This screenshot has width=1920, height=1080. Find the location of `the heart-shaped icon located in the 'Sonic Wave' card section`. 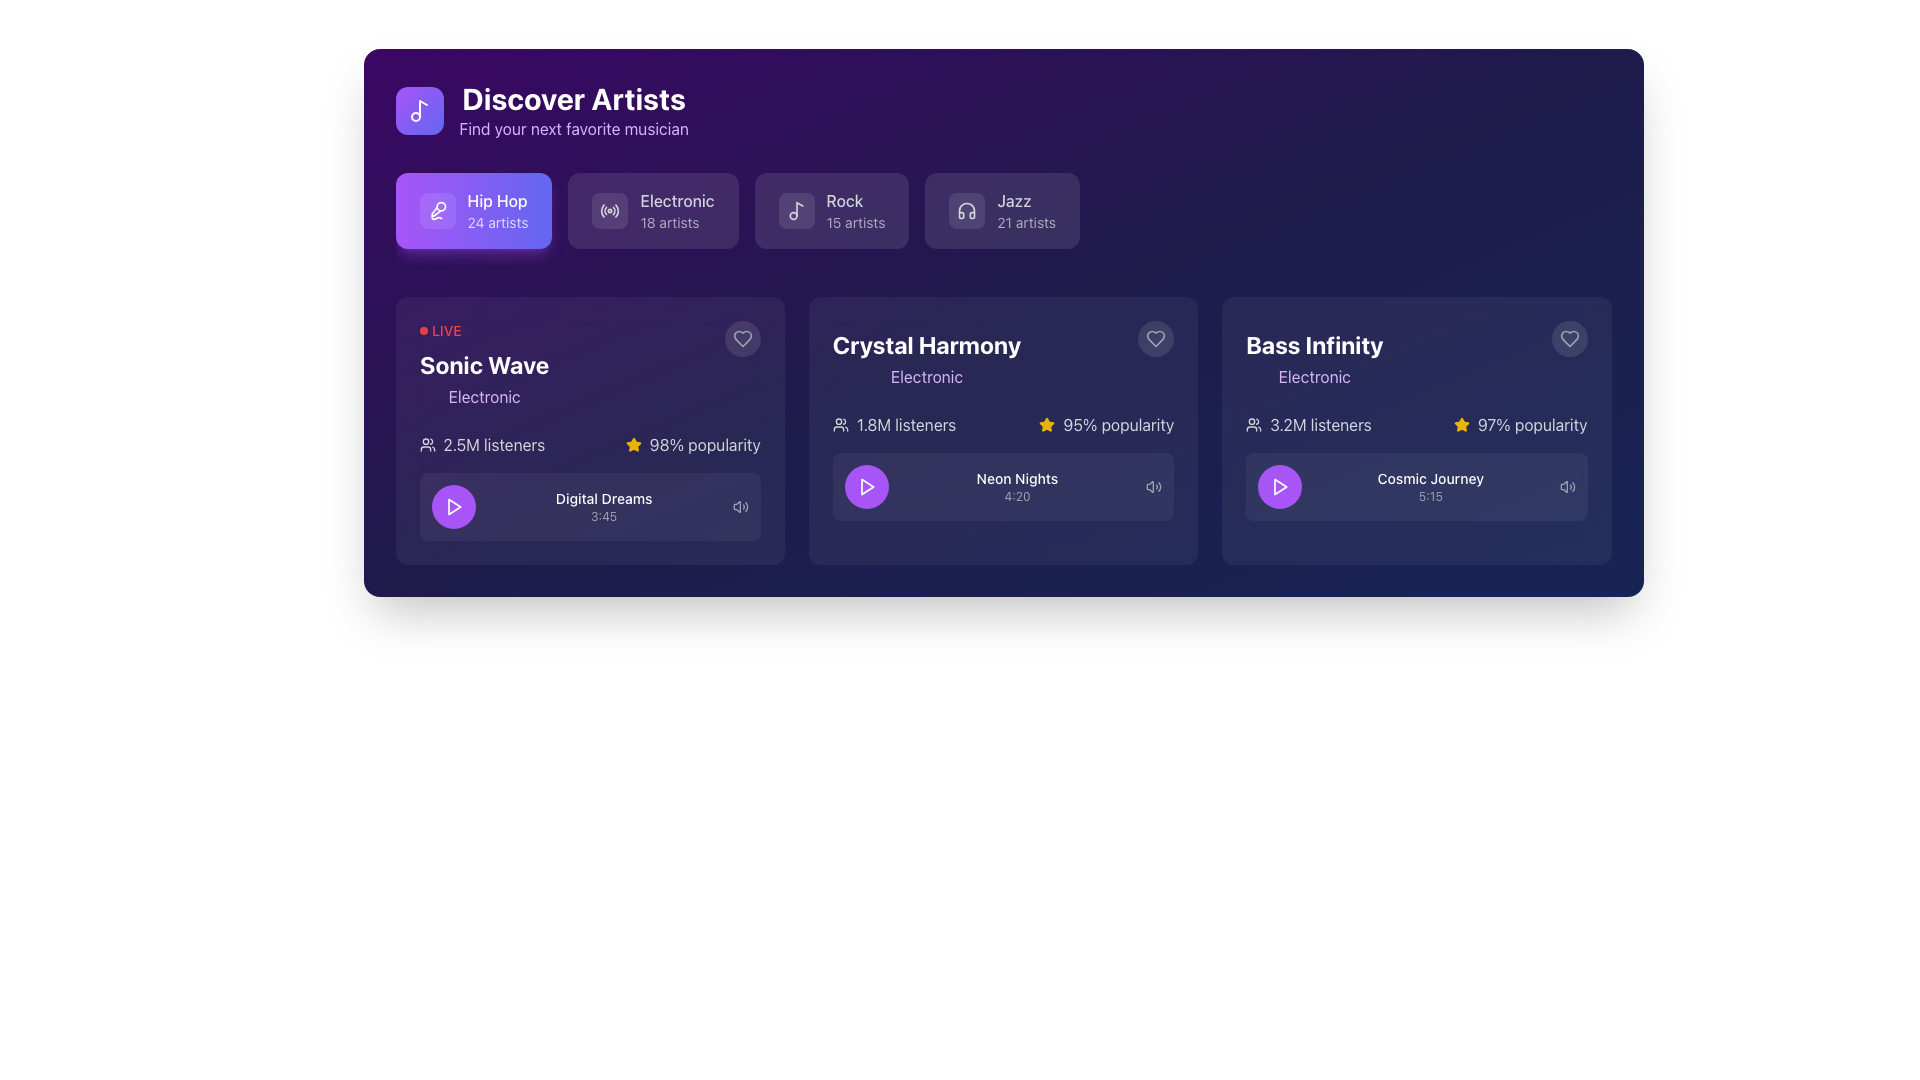

the heart-shaped icon located in the 'Sonic Wave' card section is located at coordinates (741, 338).